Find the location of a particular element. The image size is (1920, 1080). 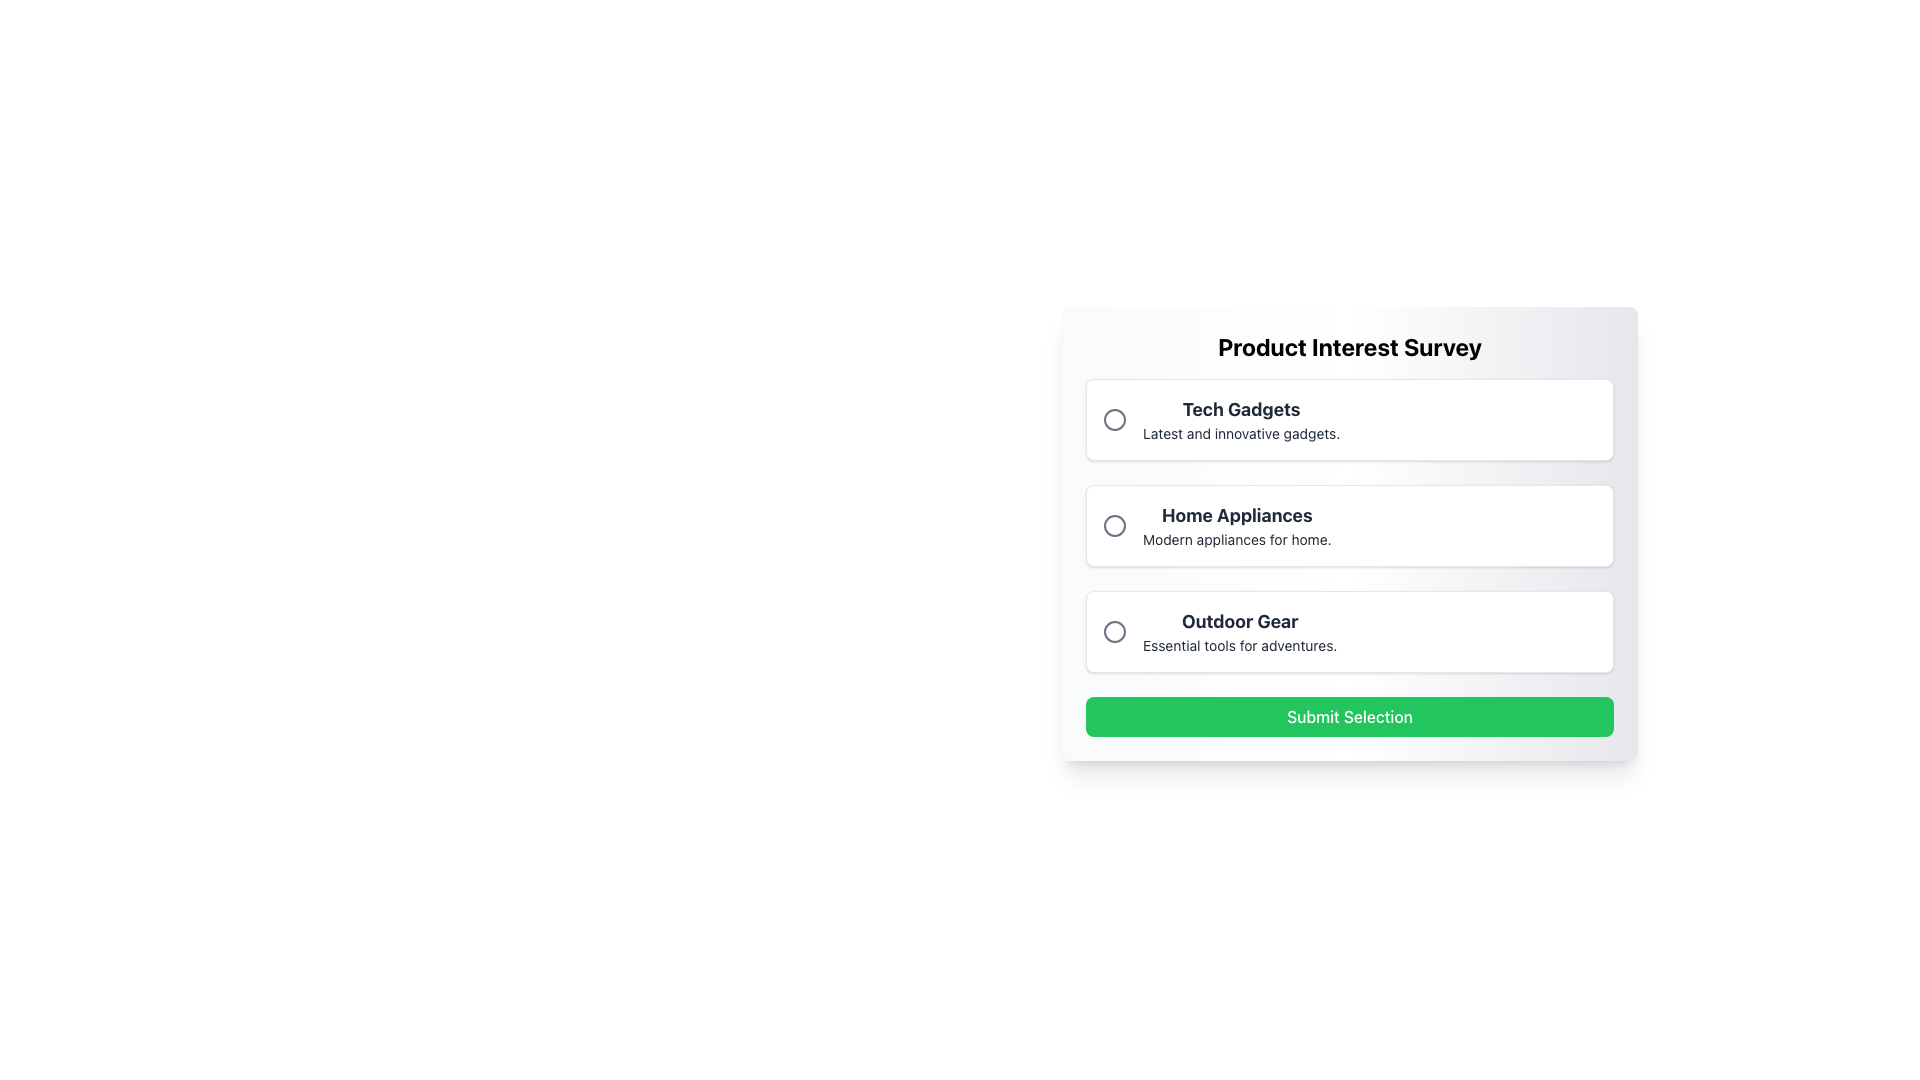

the bold text element labeled 'Outdoor Gear' which is prominently displayed in the third option group of the vertical list is located at coordinates (1239, 620).